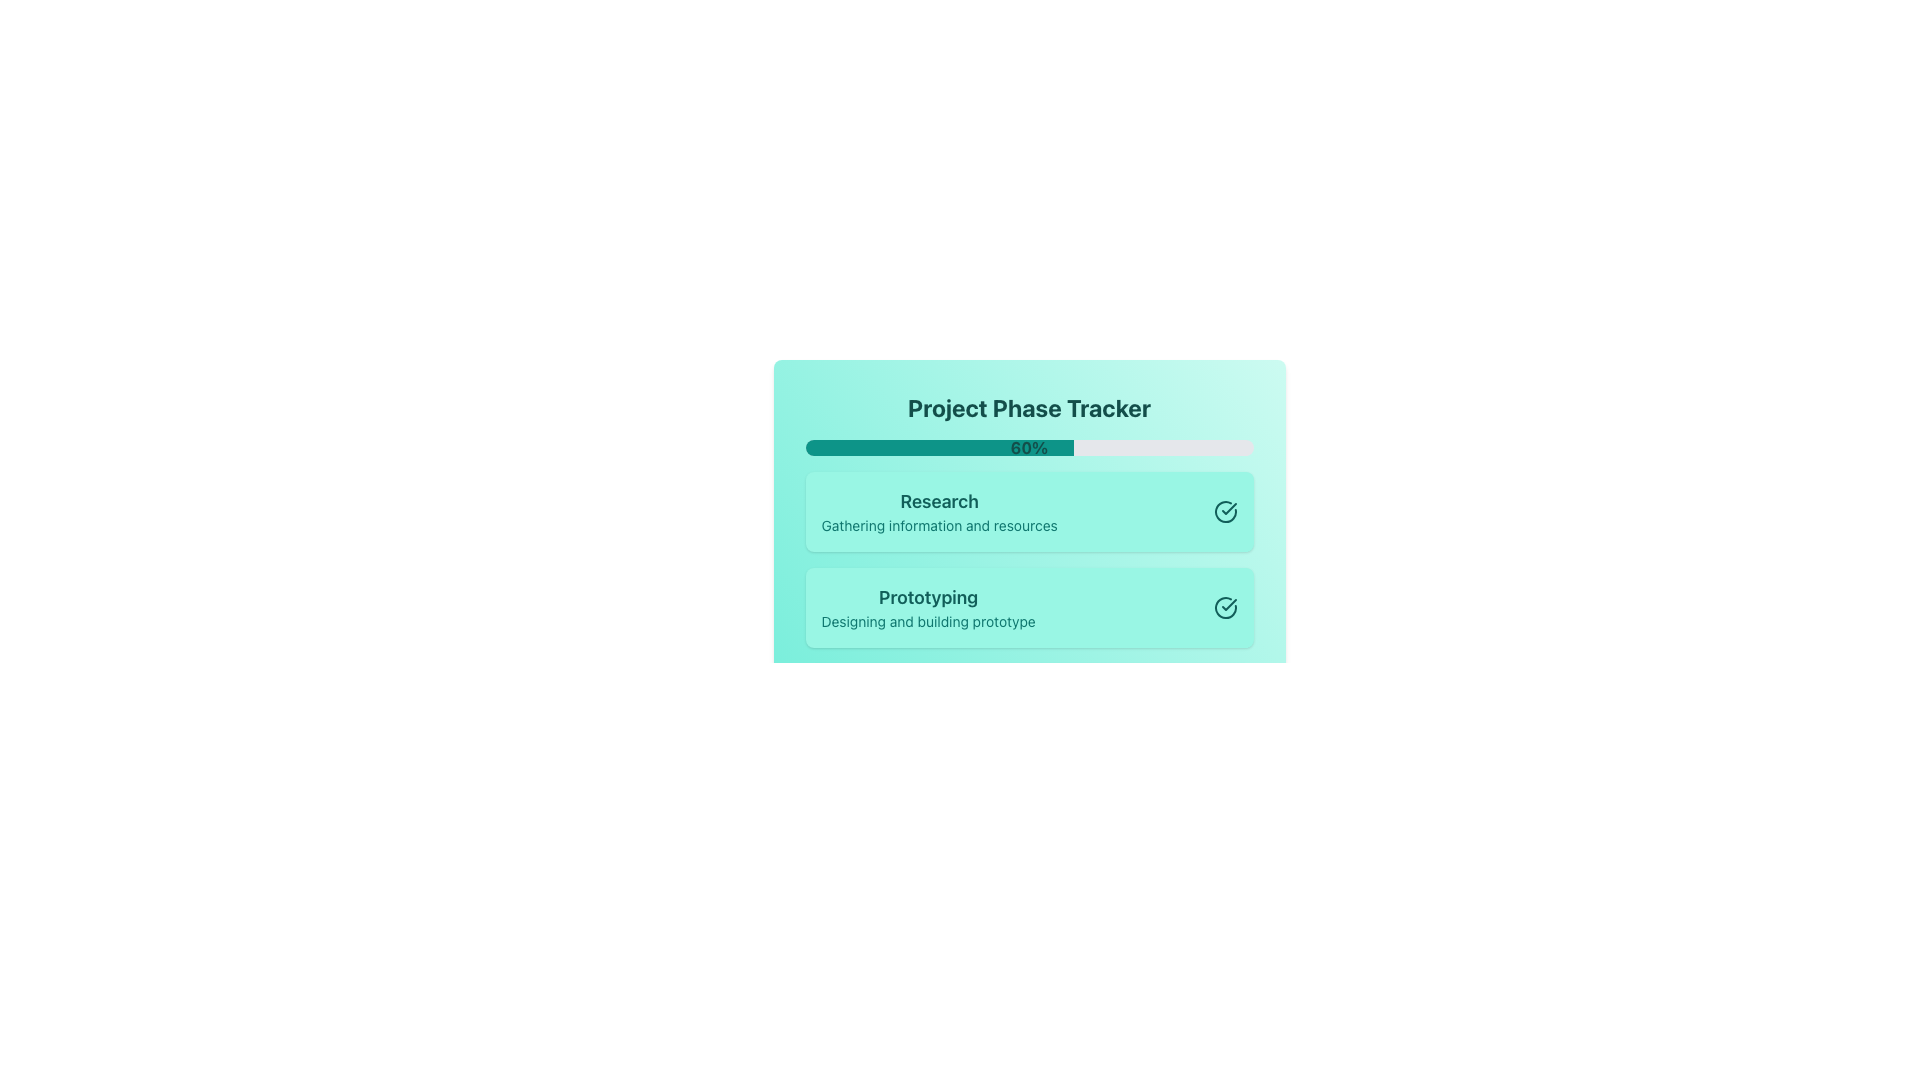  What do you see at coordinates (927, 596) in the screenshot?
I see `text of the 'Prototyping' label, which serves as a title in the project phase tracker, located in the second card under the 'Project Phase Tracker' heading` at bounding box center [927, 596].